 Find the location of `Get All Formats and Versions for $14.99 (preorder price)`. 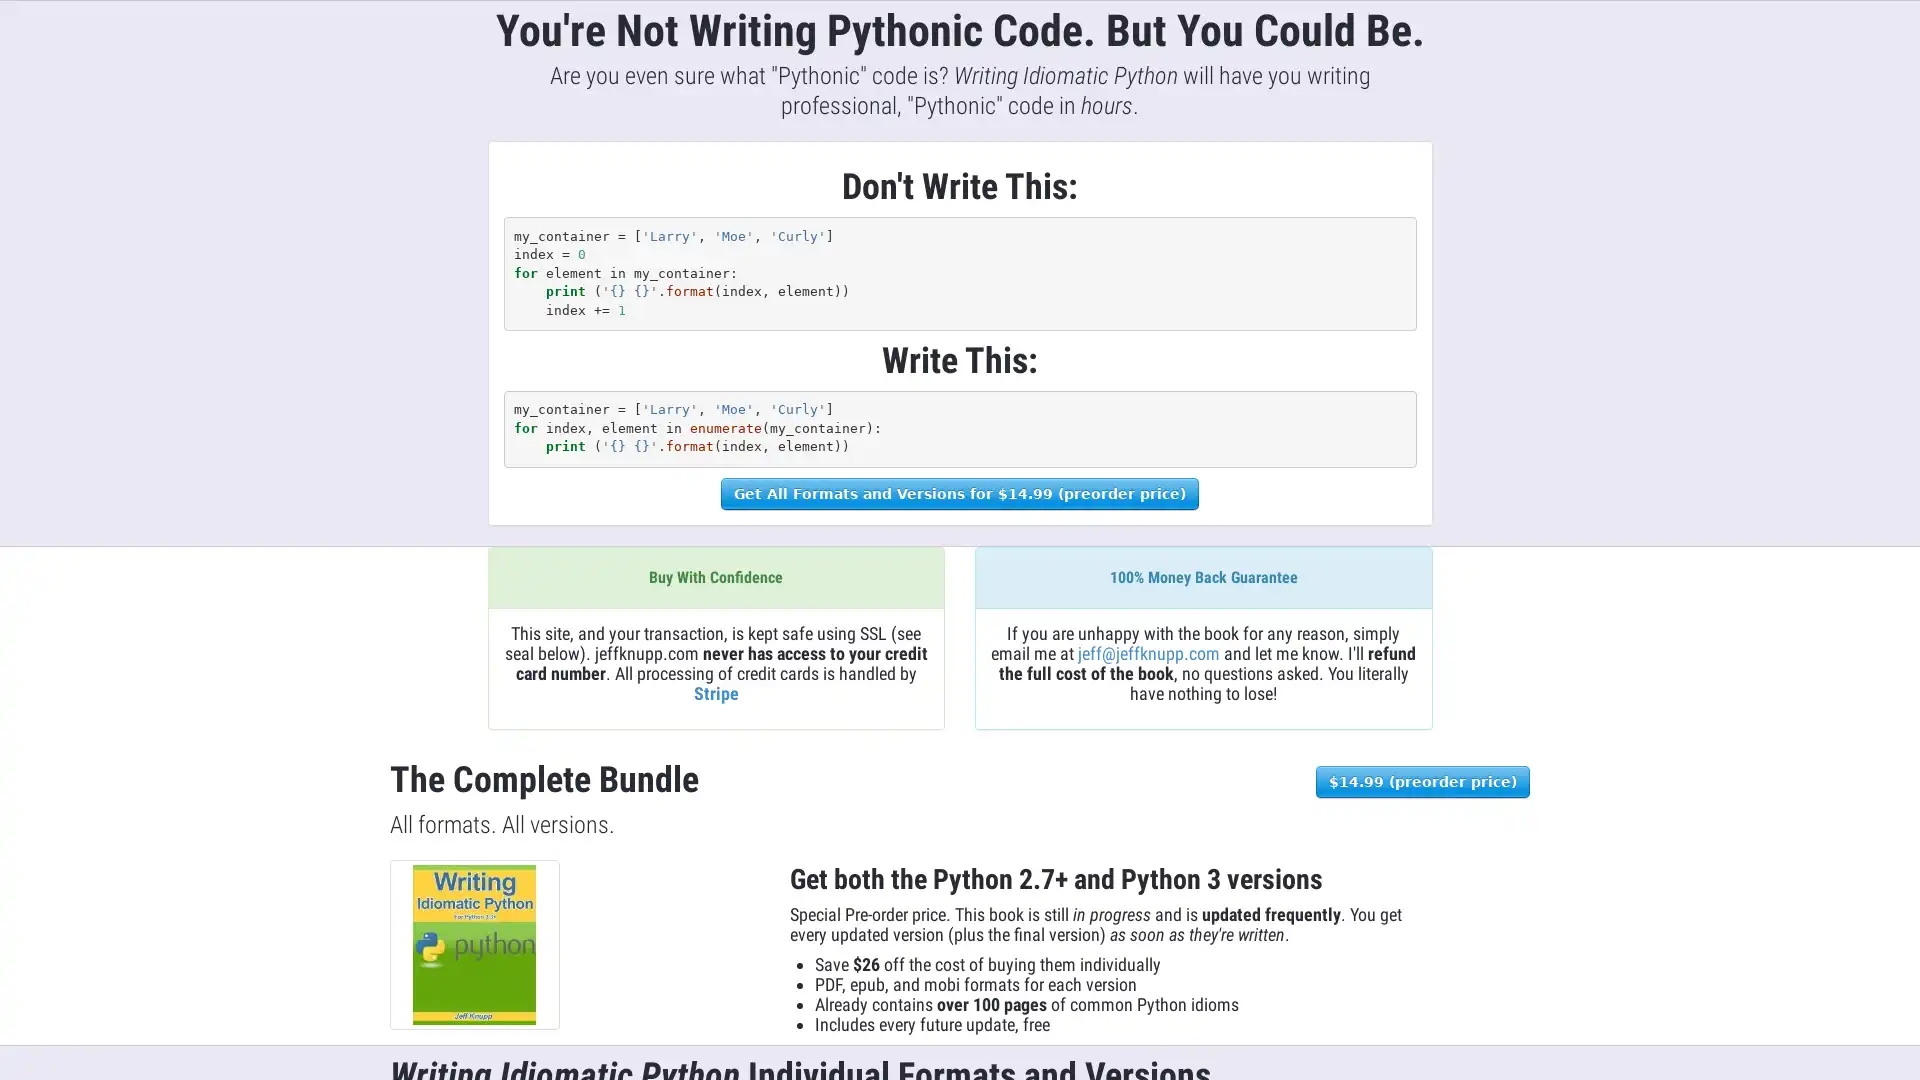

Get All Formats and Versions for $14.99 (preorder price) is located at coordinates (960, 493).